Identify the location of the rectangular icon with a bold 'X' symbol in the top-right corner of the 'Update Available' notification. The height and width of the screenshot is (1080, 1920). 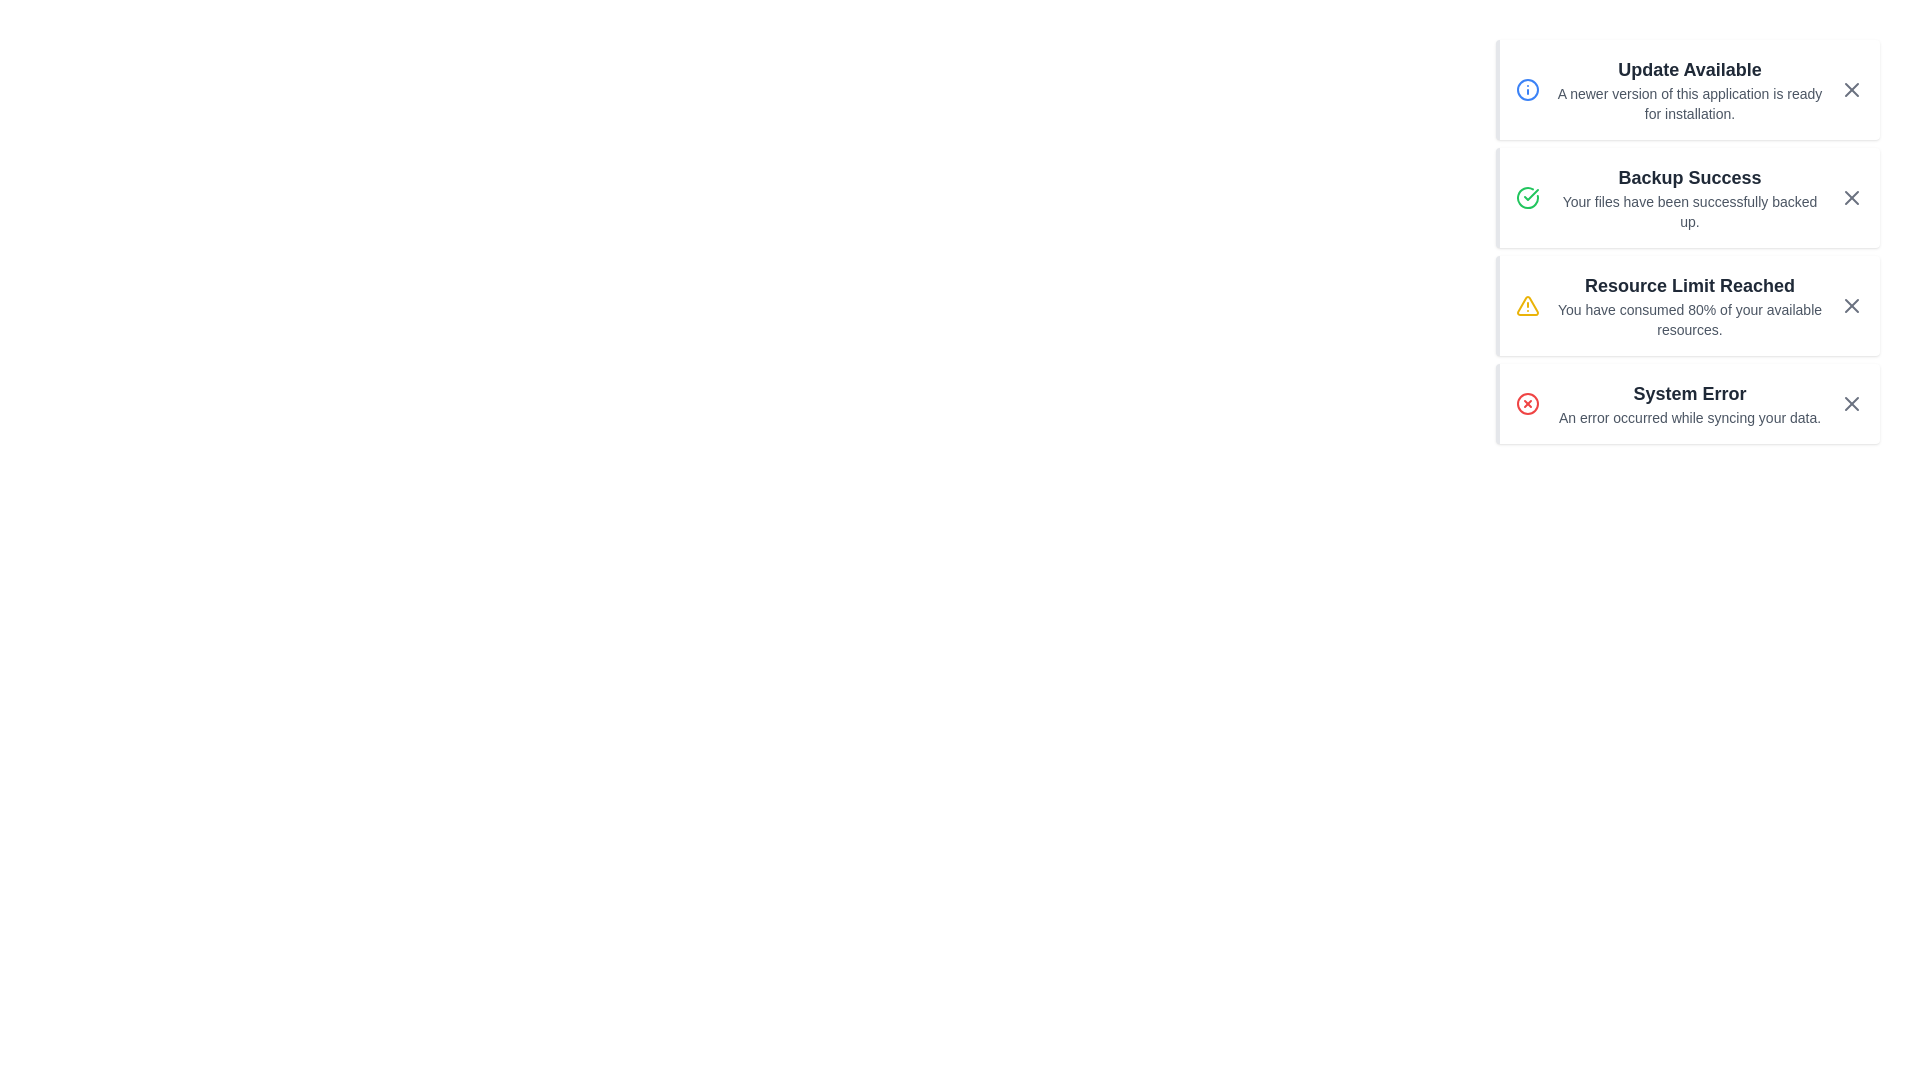
(1851, 88).